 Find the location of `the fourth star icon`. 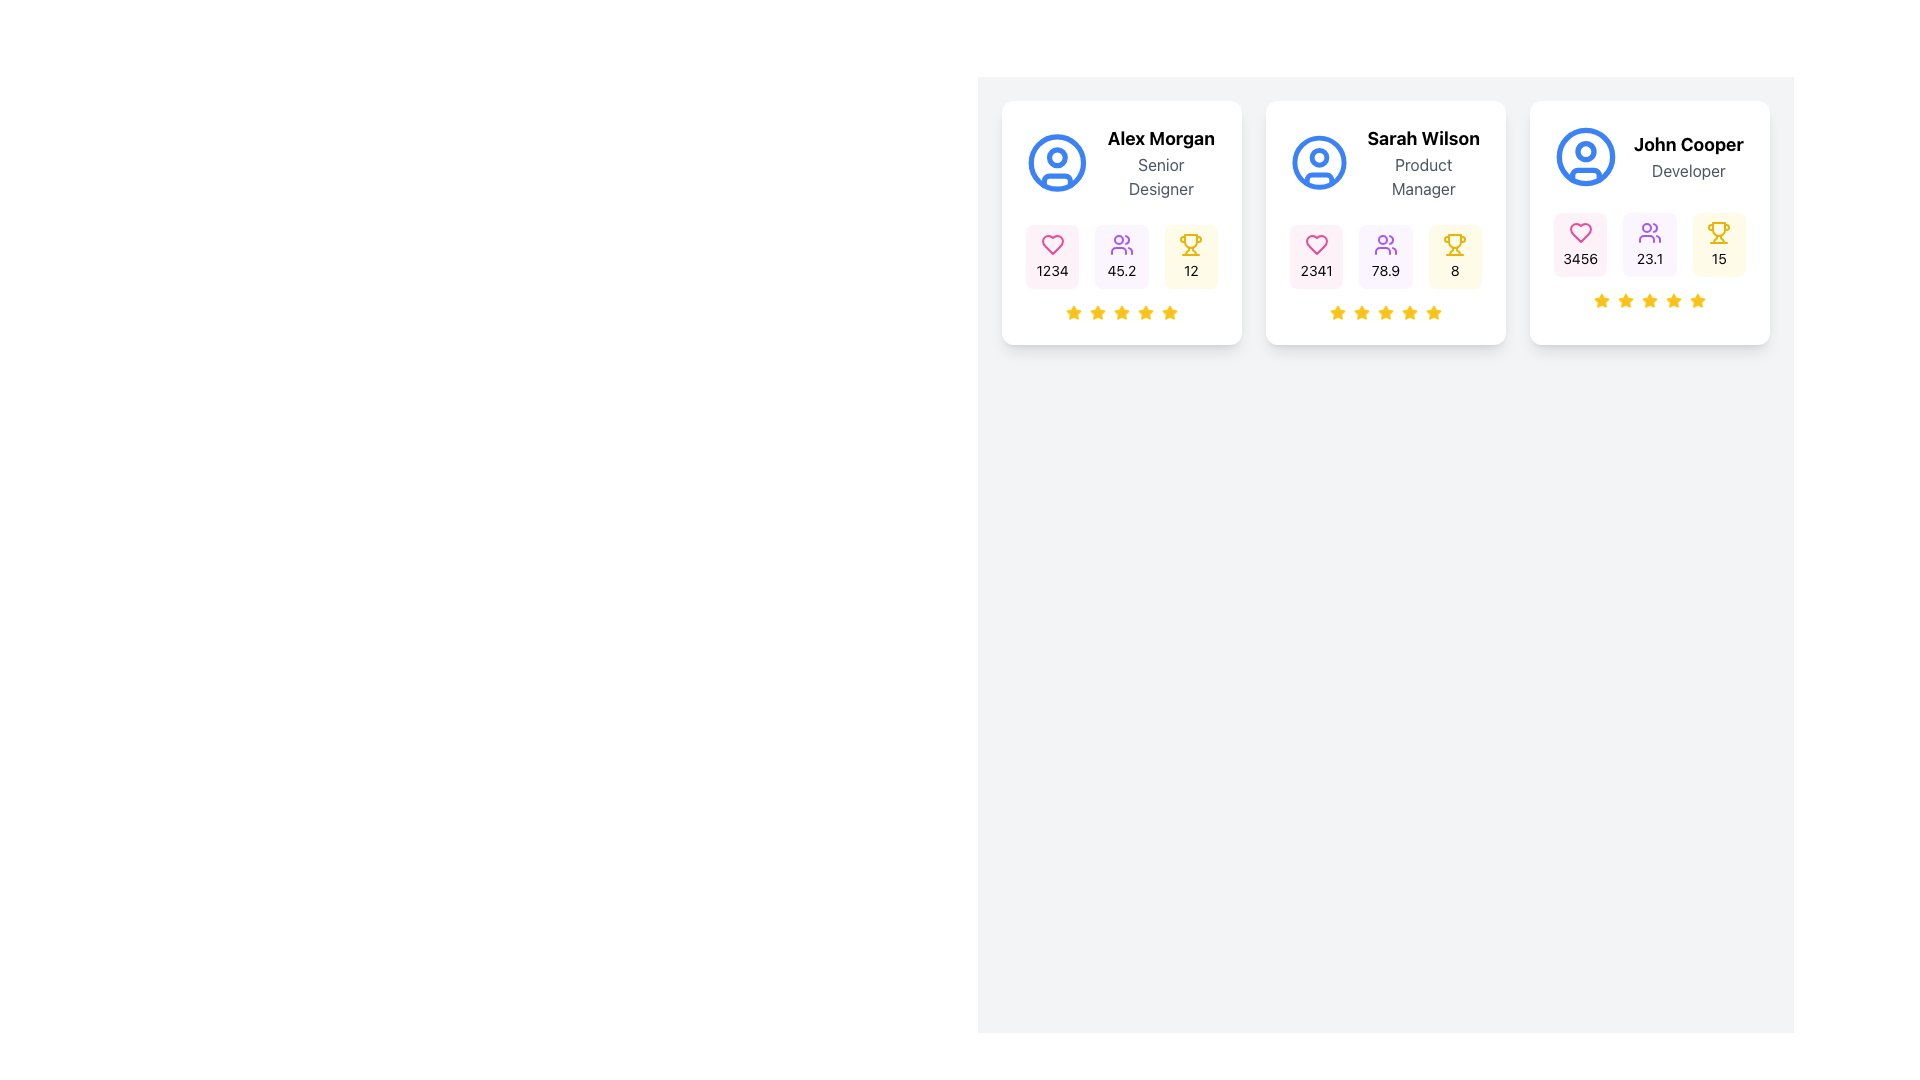

the fourth star icon is located at coordinates (1385, 312).